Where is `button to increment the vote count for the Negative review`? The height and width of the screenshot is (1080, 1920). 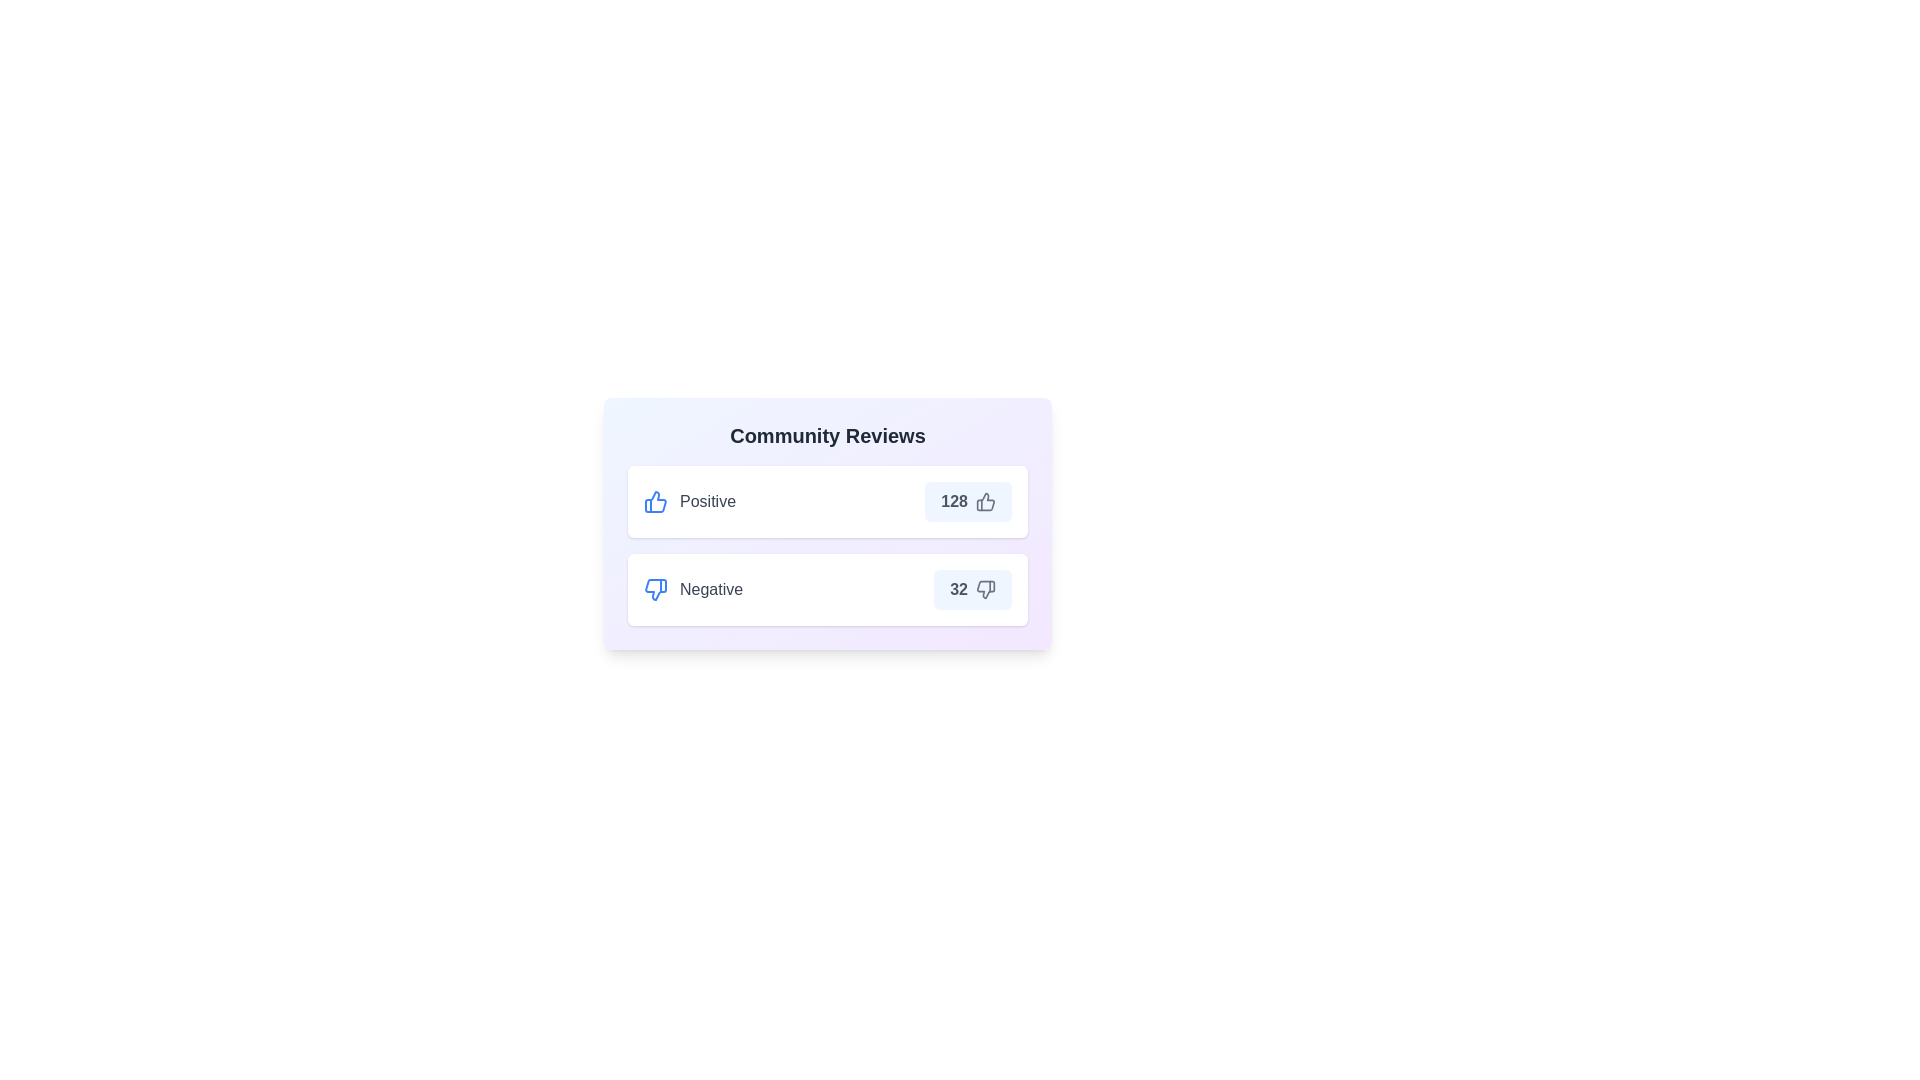
button to increment the vote count for the Negative review is located at coordinates (973, 589).